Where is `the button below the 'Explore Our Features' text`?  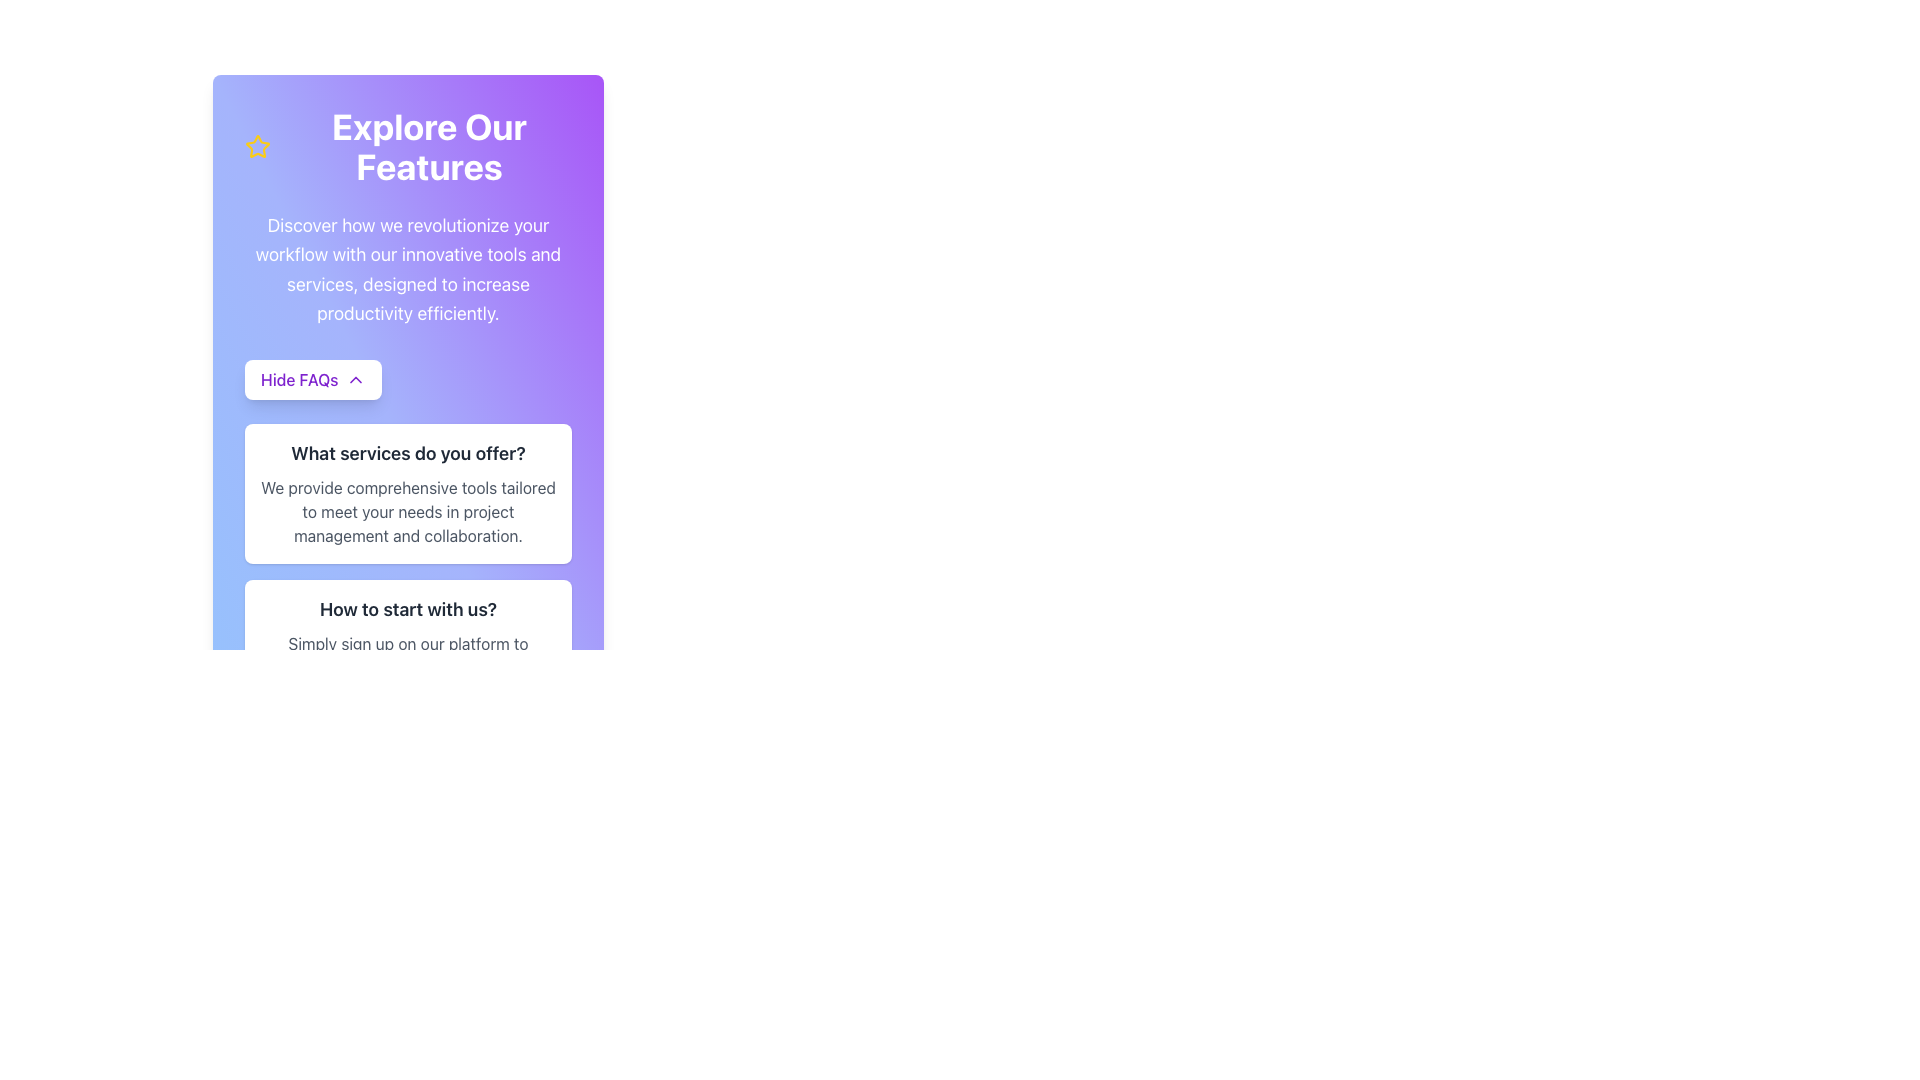
the button below the 'Explore Our Features' text is located at coordinates (312, 380).